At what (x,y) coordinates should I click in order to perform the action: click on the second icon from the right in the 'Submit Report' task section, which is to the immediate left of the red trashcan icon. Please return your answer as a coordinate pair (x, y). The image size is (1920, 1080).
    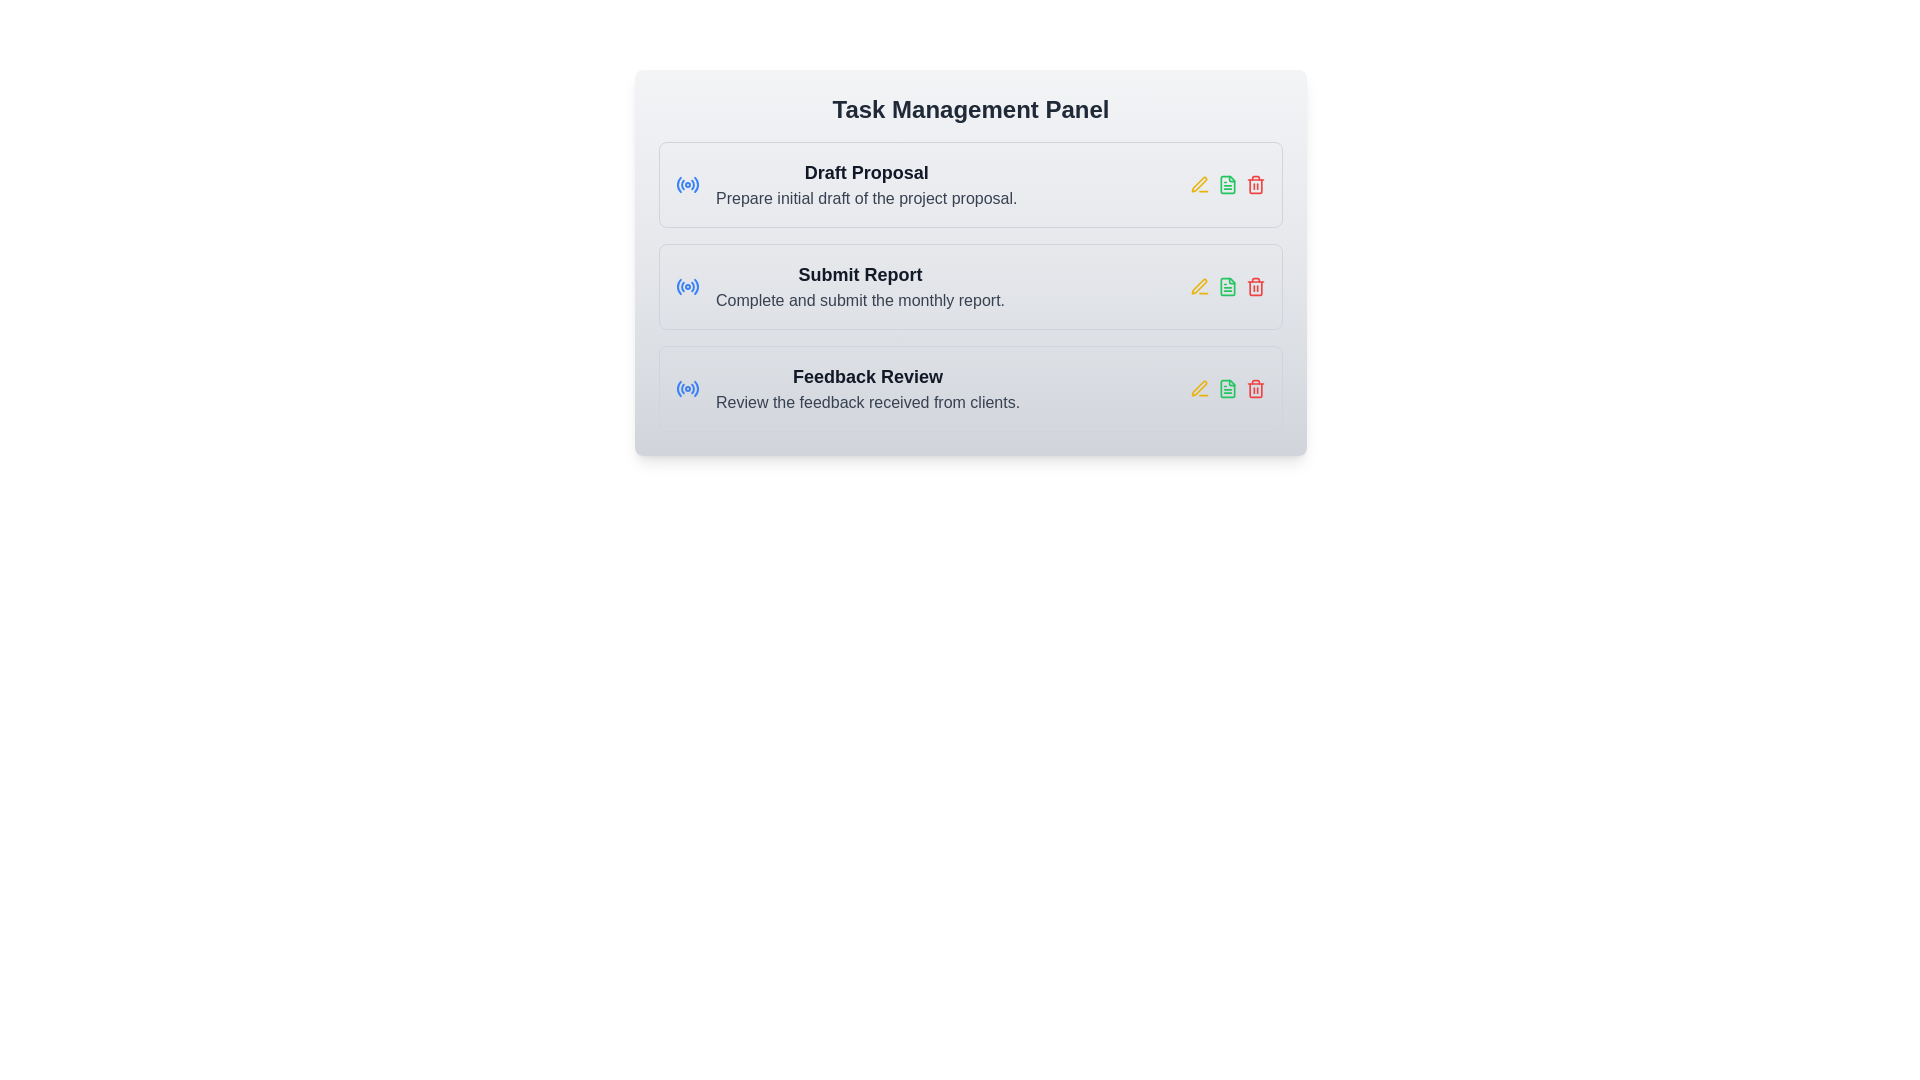
    Looking at the image, I should click on (1227, 286).